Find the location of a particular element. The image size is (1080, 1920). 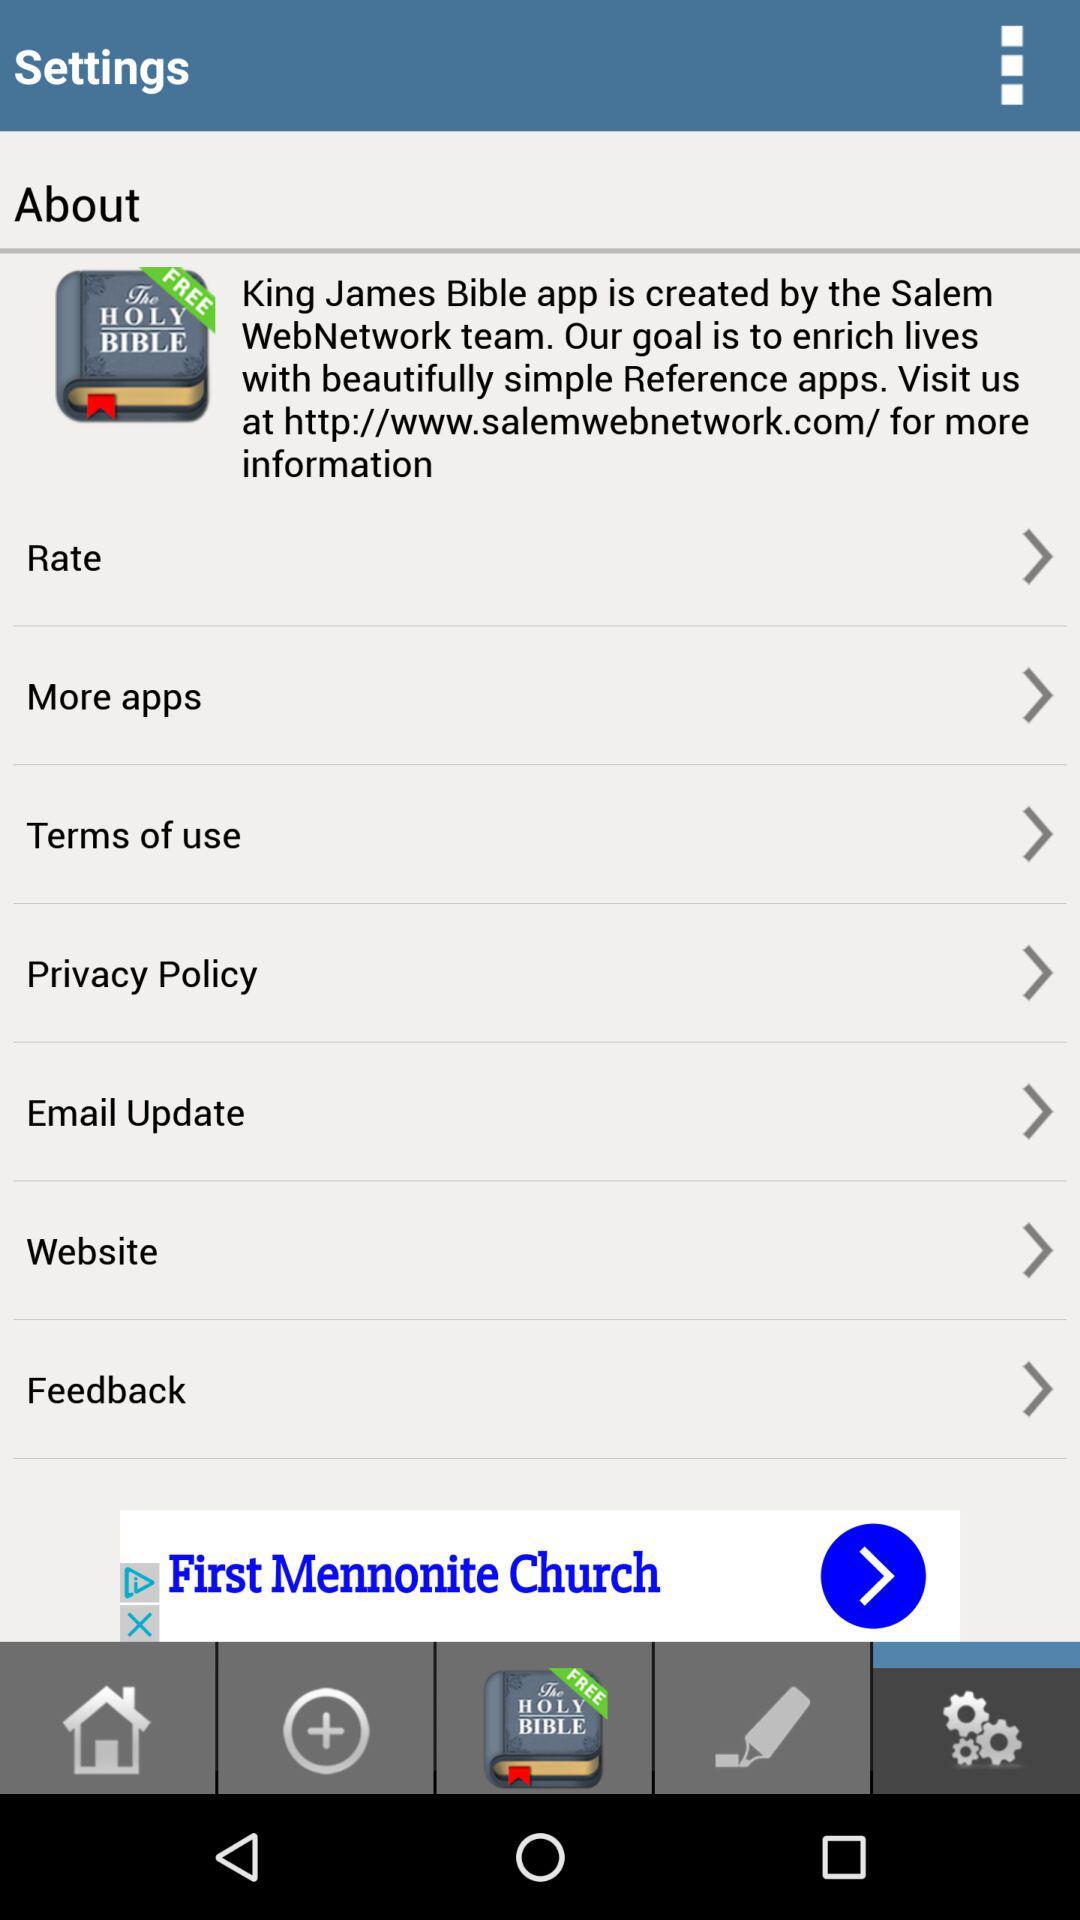

the settings icon is located at coordinates (975, 1851).